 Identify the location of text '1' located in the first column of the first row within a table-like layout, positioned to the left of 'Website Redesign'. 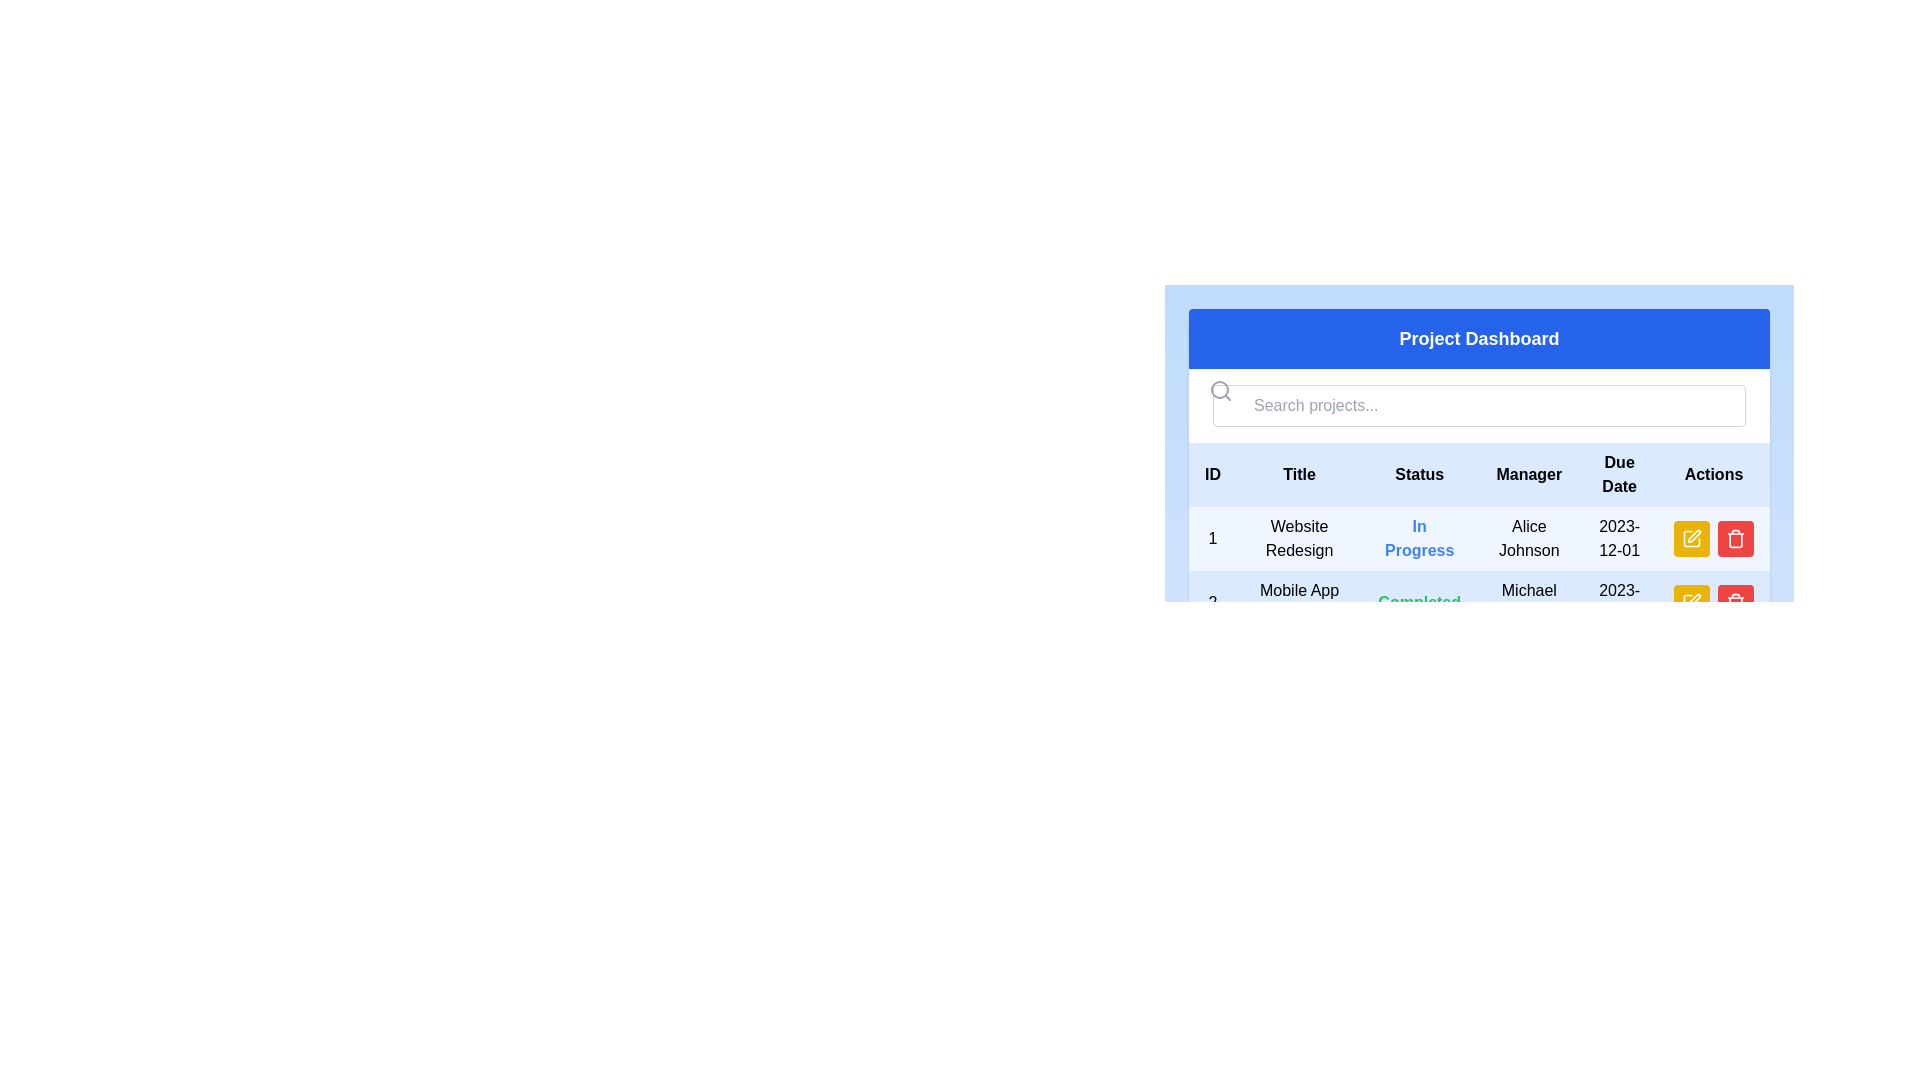
(1212, 538).